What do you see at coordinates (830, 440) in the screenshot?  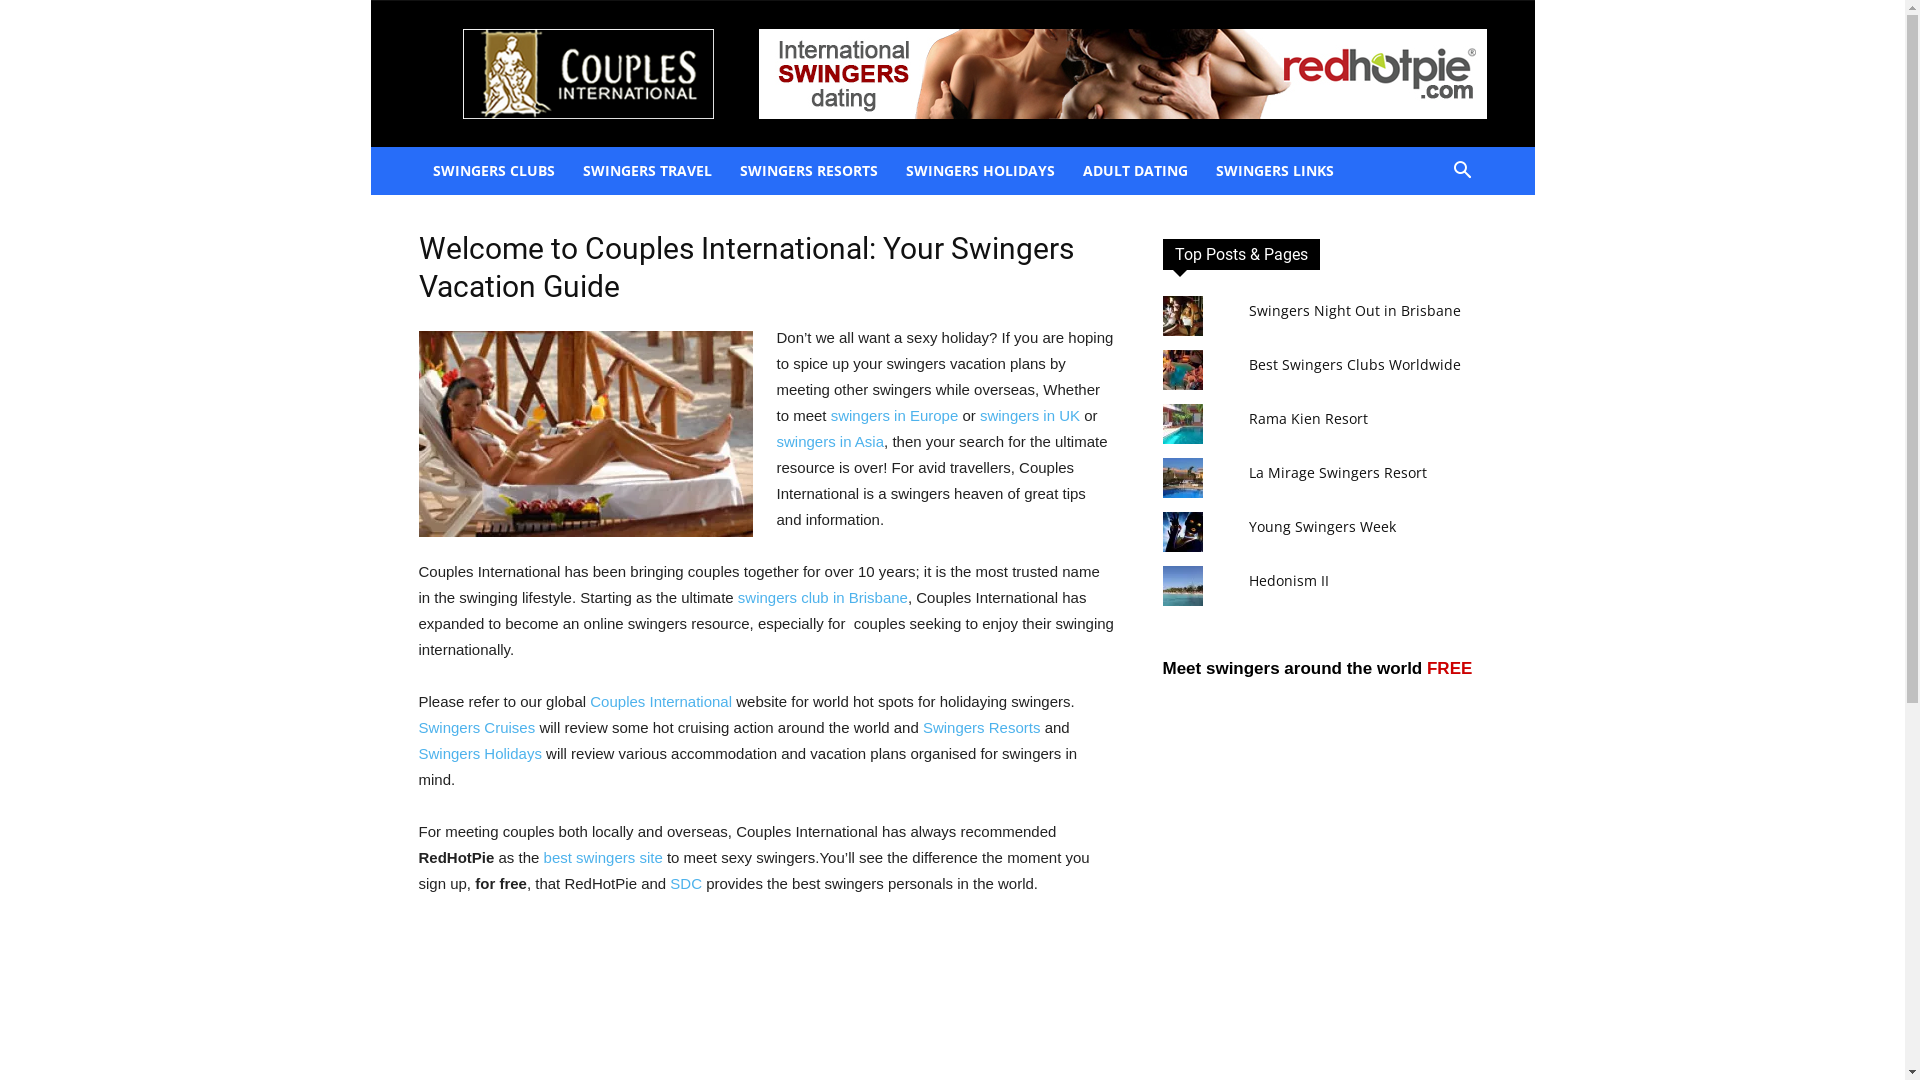 I see `'swingers in Asia'` at bounding box center [830, 440].